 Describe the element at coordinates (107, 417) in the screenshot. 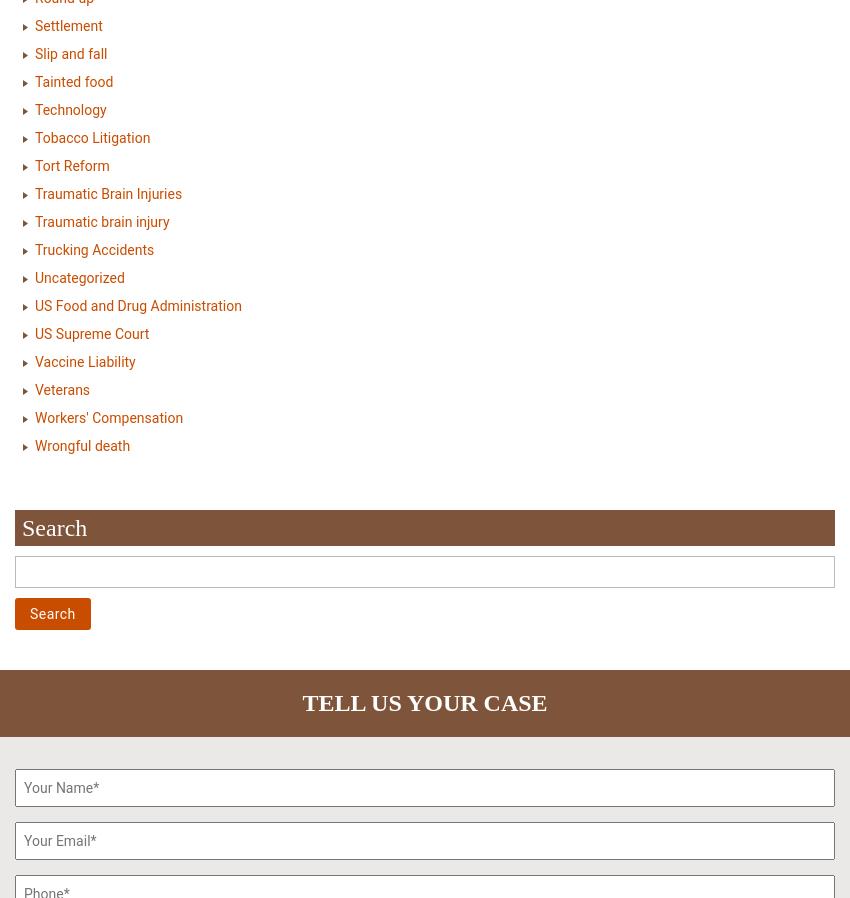

I see `'Workers' Compensation'` at that location.